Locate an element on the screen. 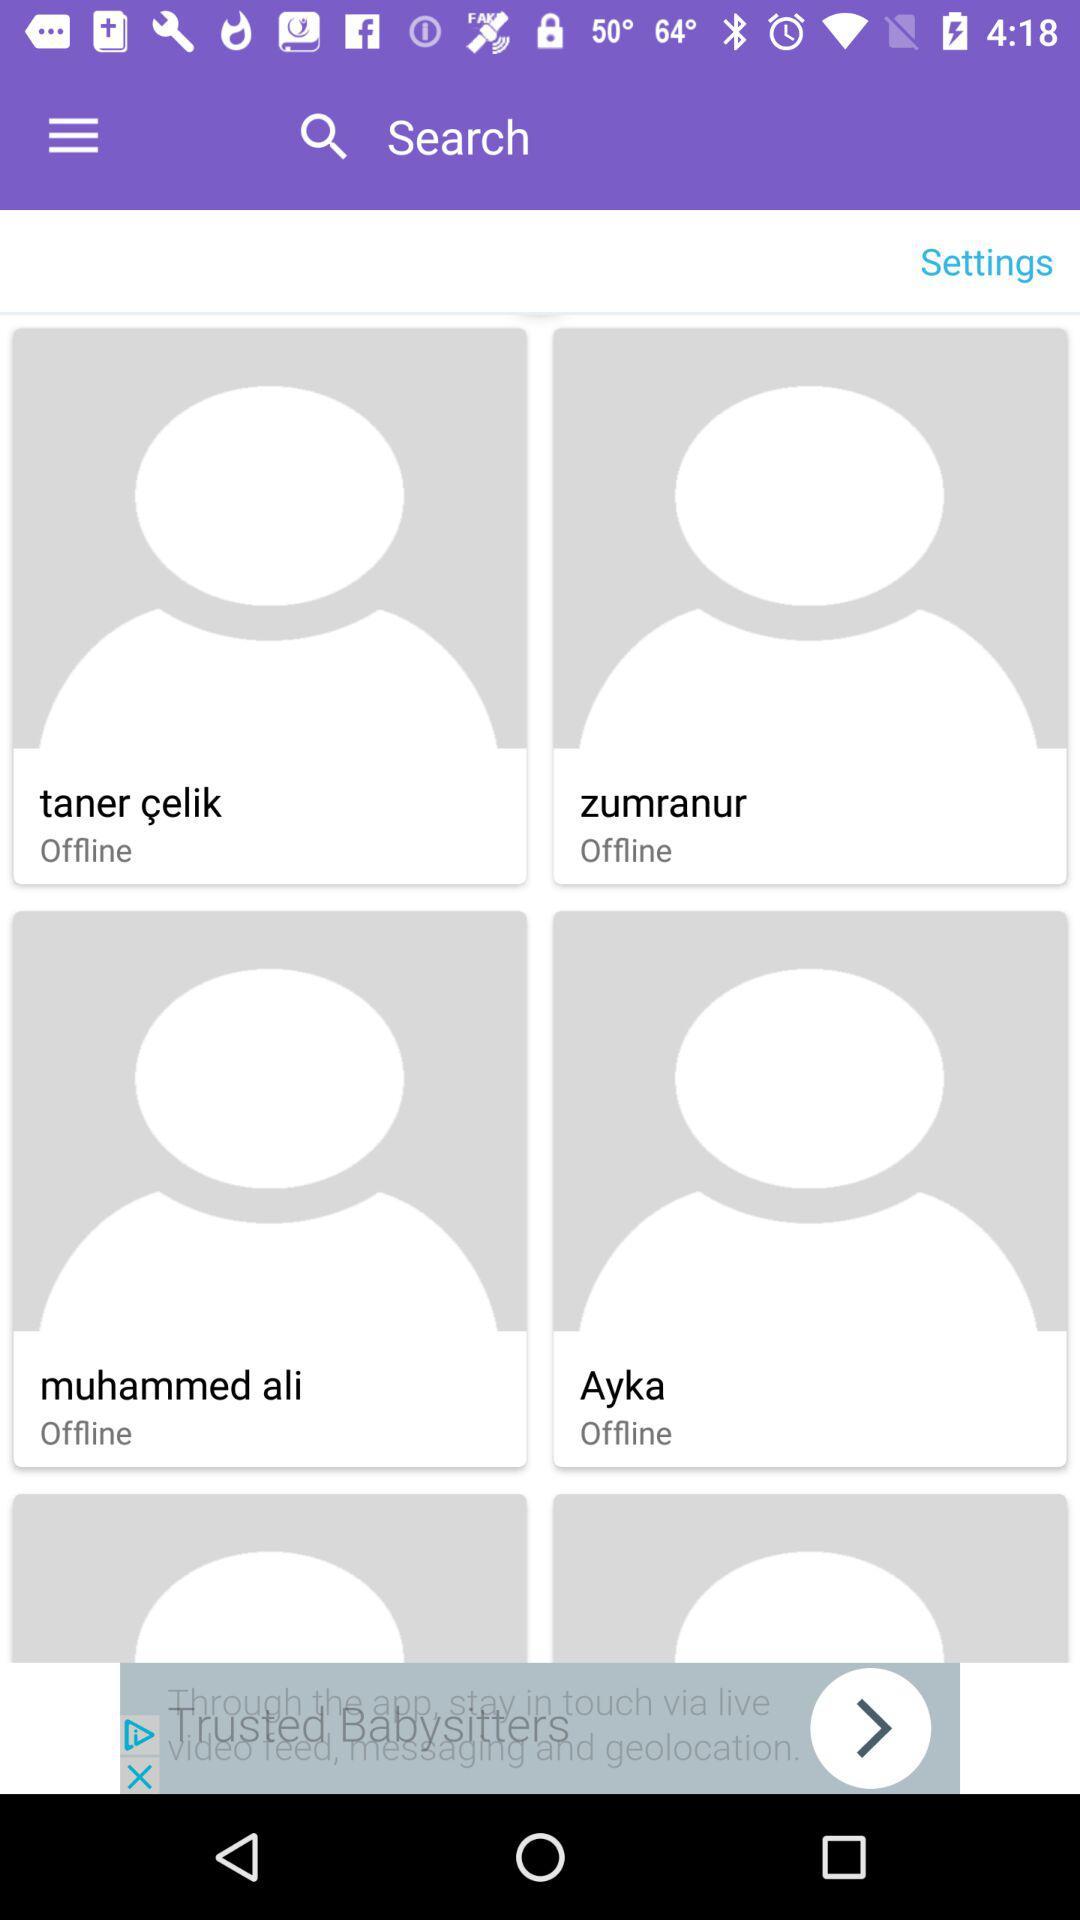  the profile zumranur is located at coordinates (810, 605).